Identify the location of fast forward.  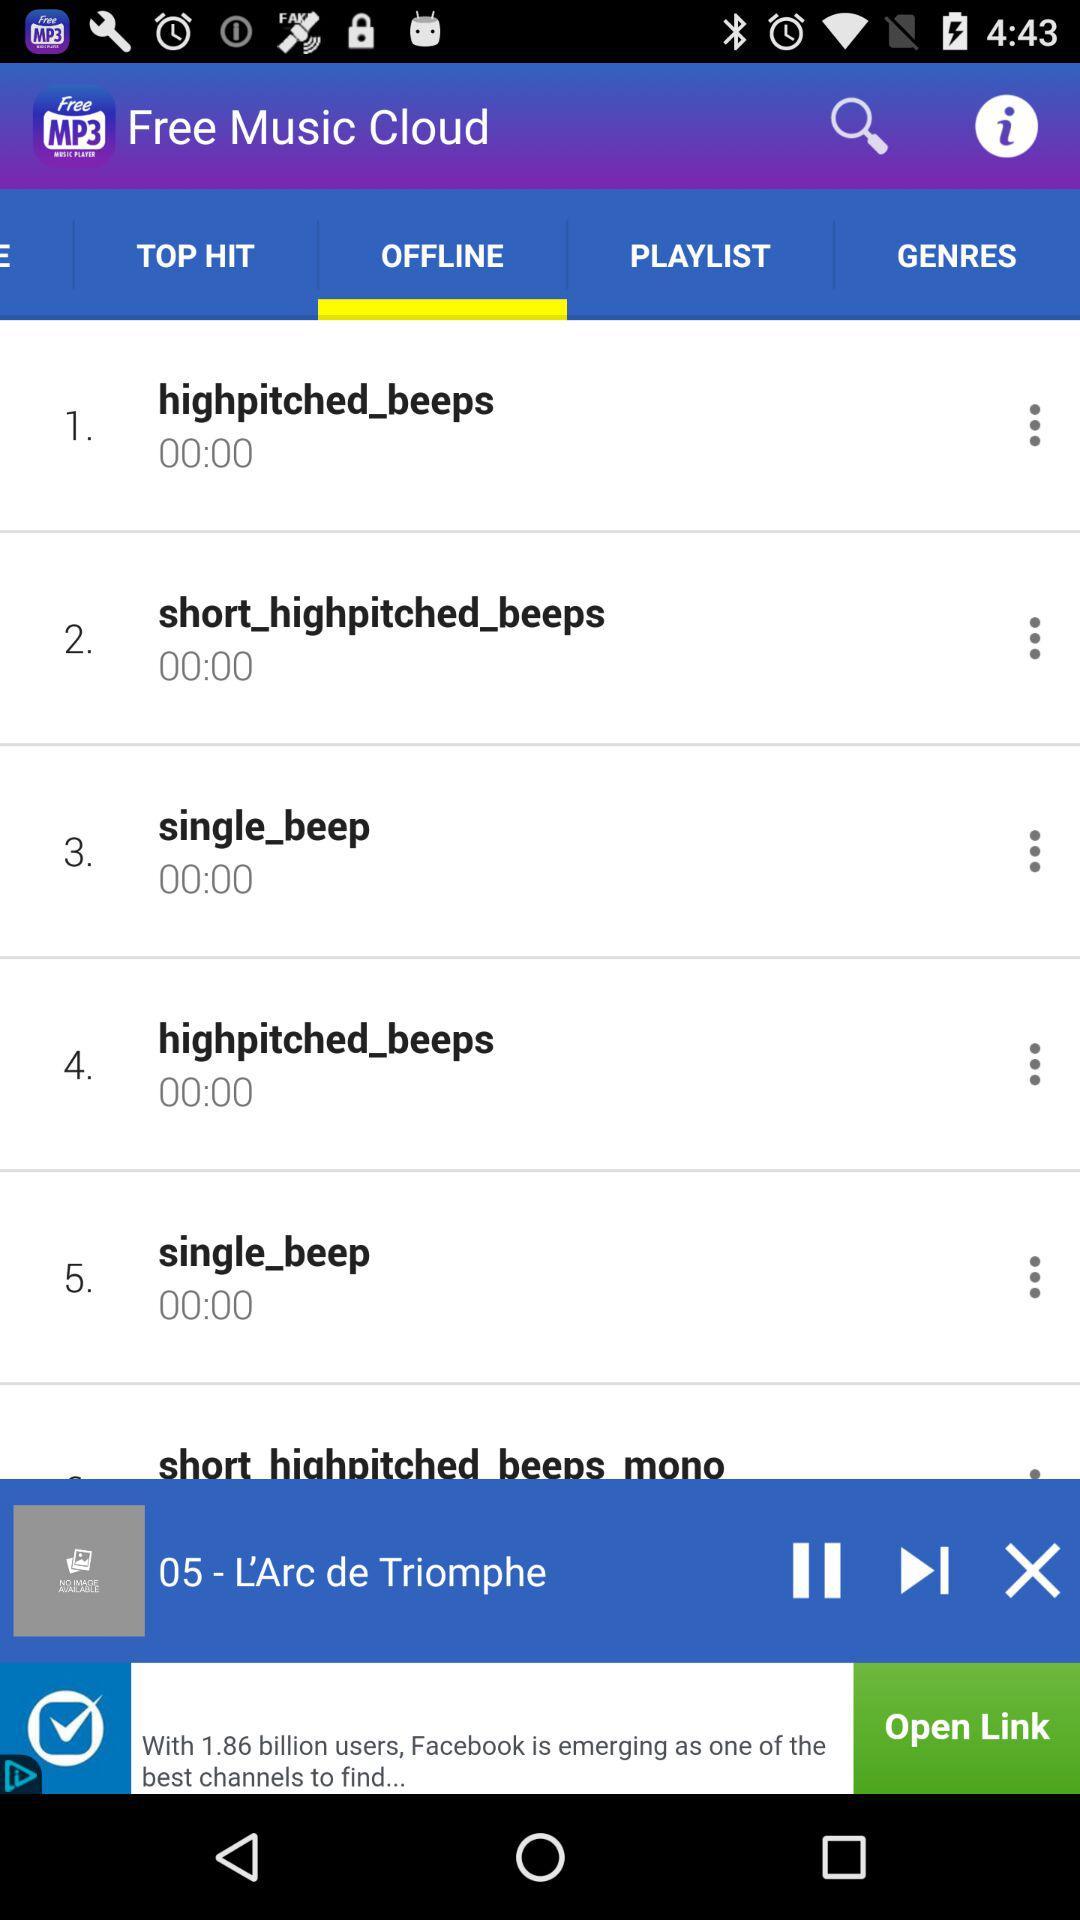
(924, 1569).